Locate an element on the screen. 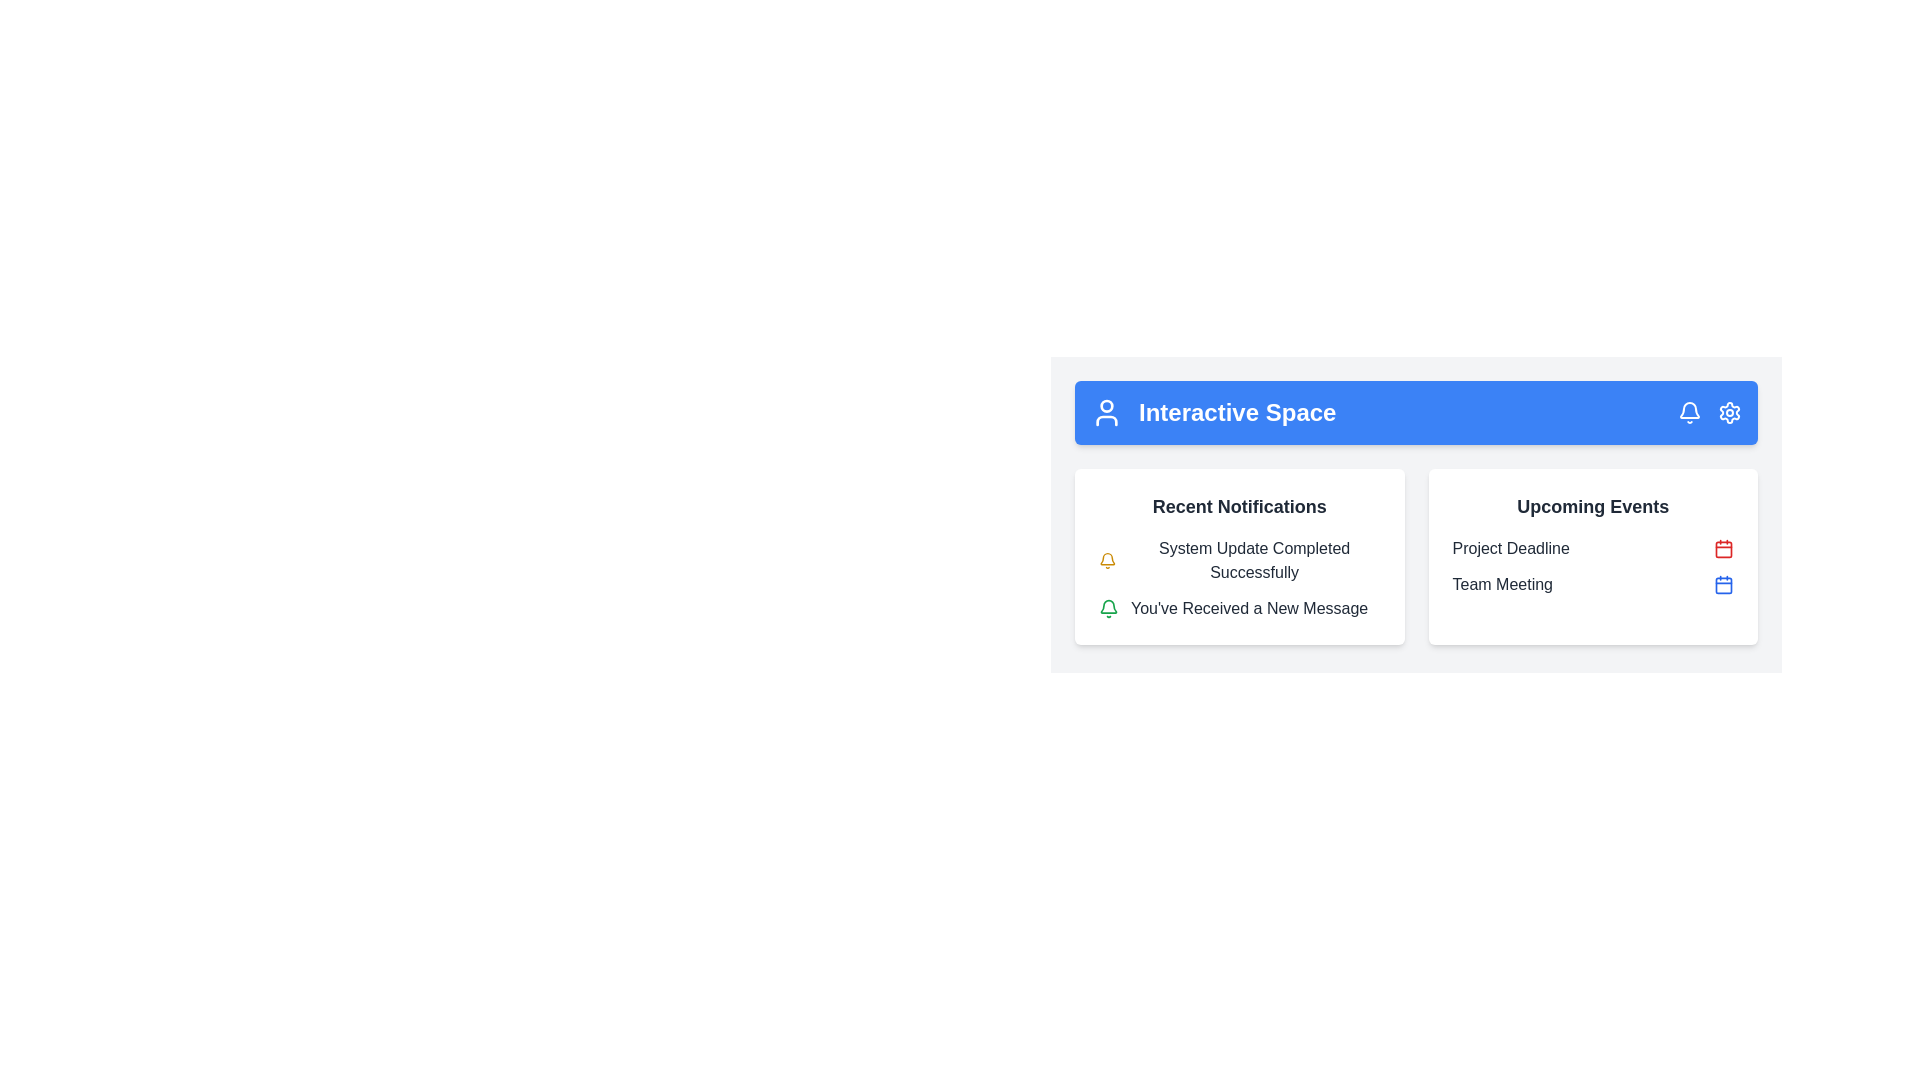  text of the header labeled 'Recent Notifications' which is displayed in bold and larger font at the top center of the notifications section is located at coordinates (1238, 505).